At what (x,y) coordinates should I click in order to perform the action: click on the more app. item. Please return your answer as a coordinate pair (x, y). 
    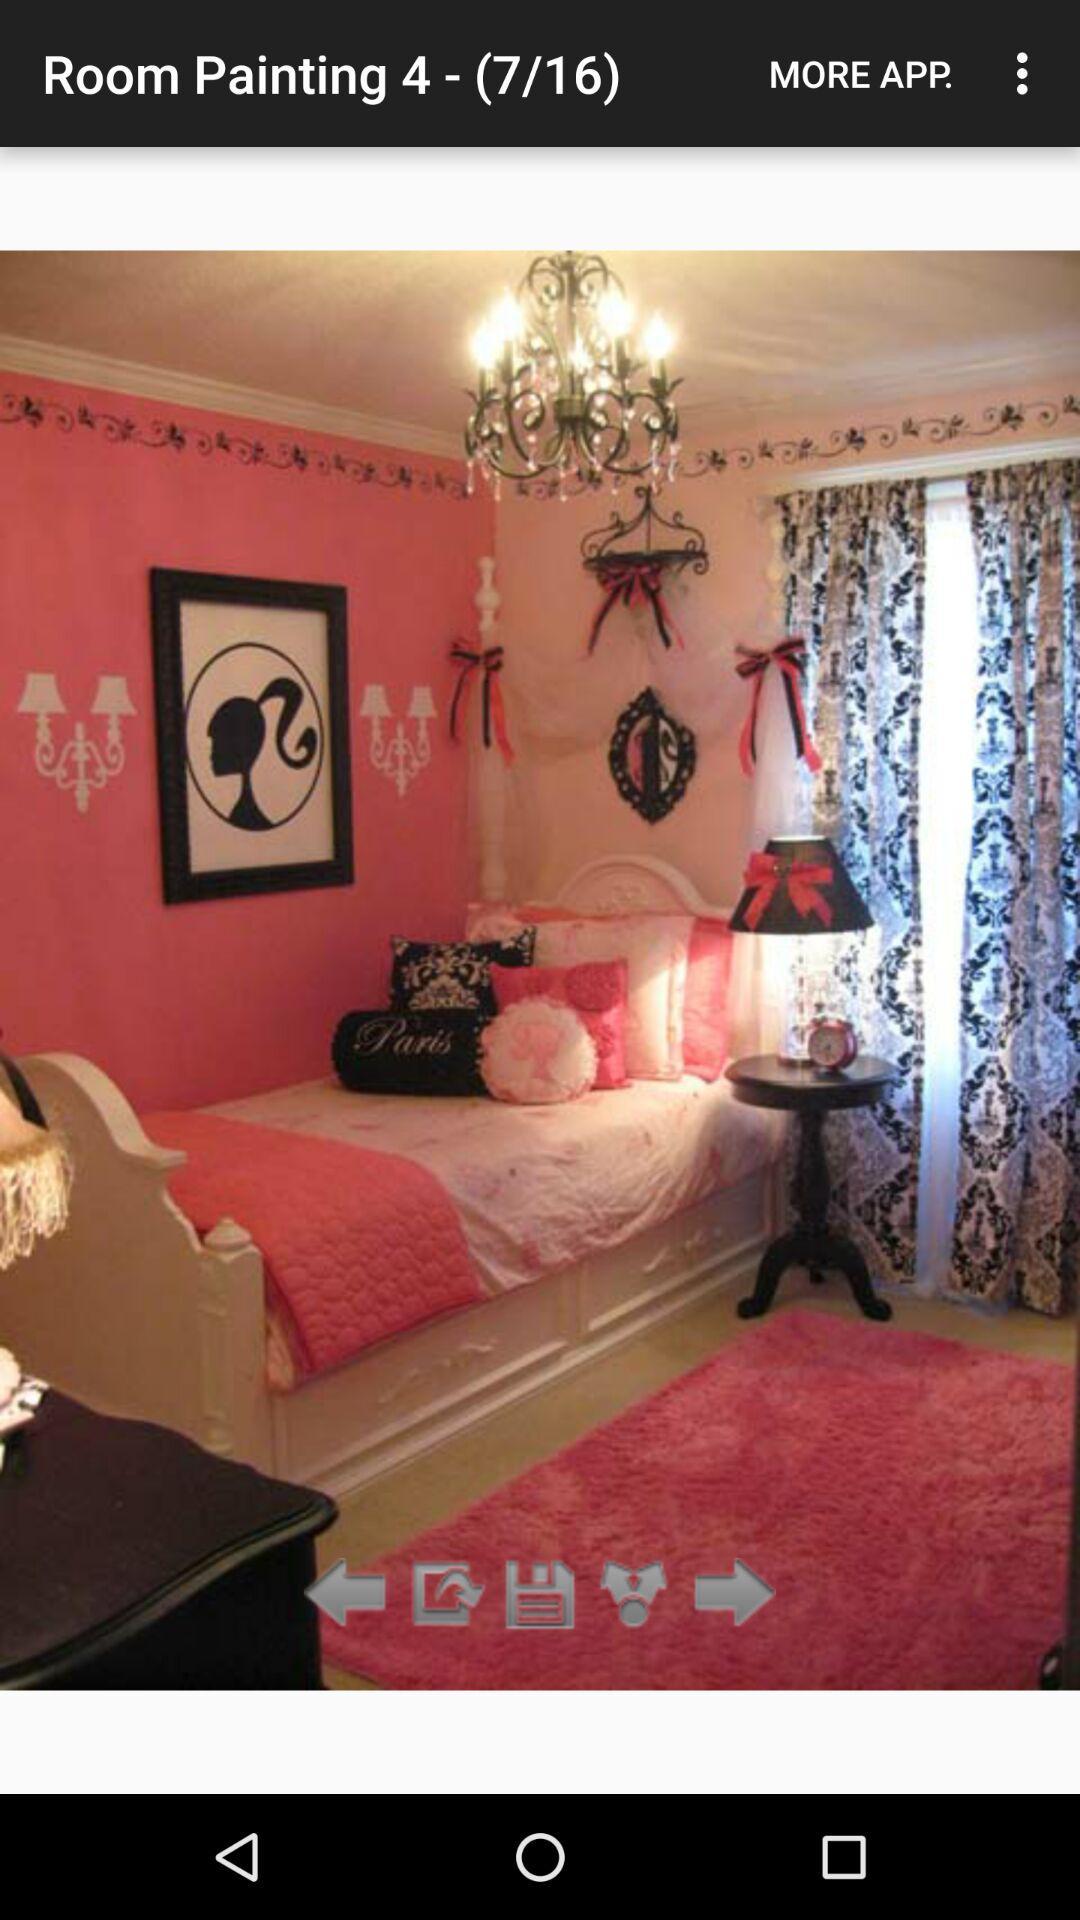
    Looking at the image, I should click on (860, 73).